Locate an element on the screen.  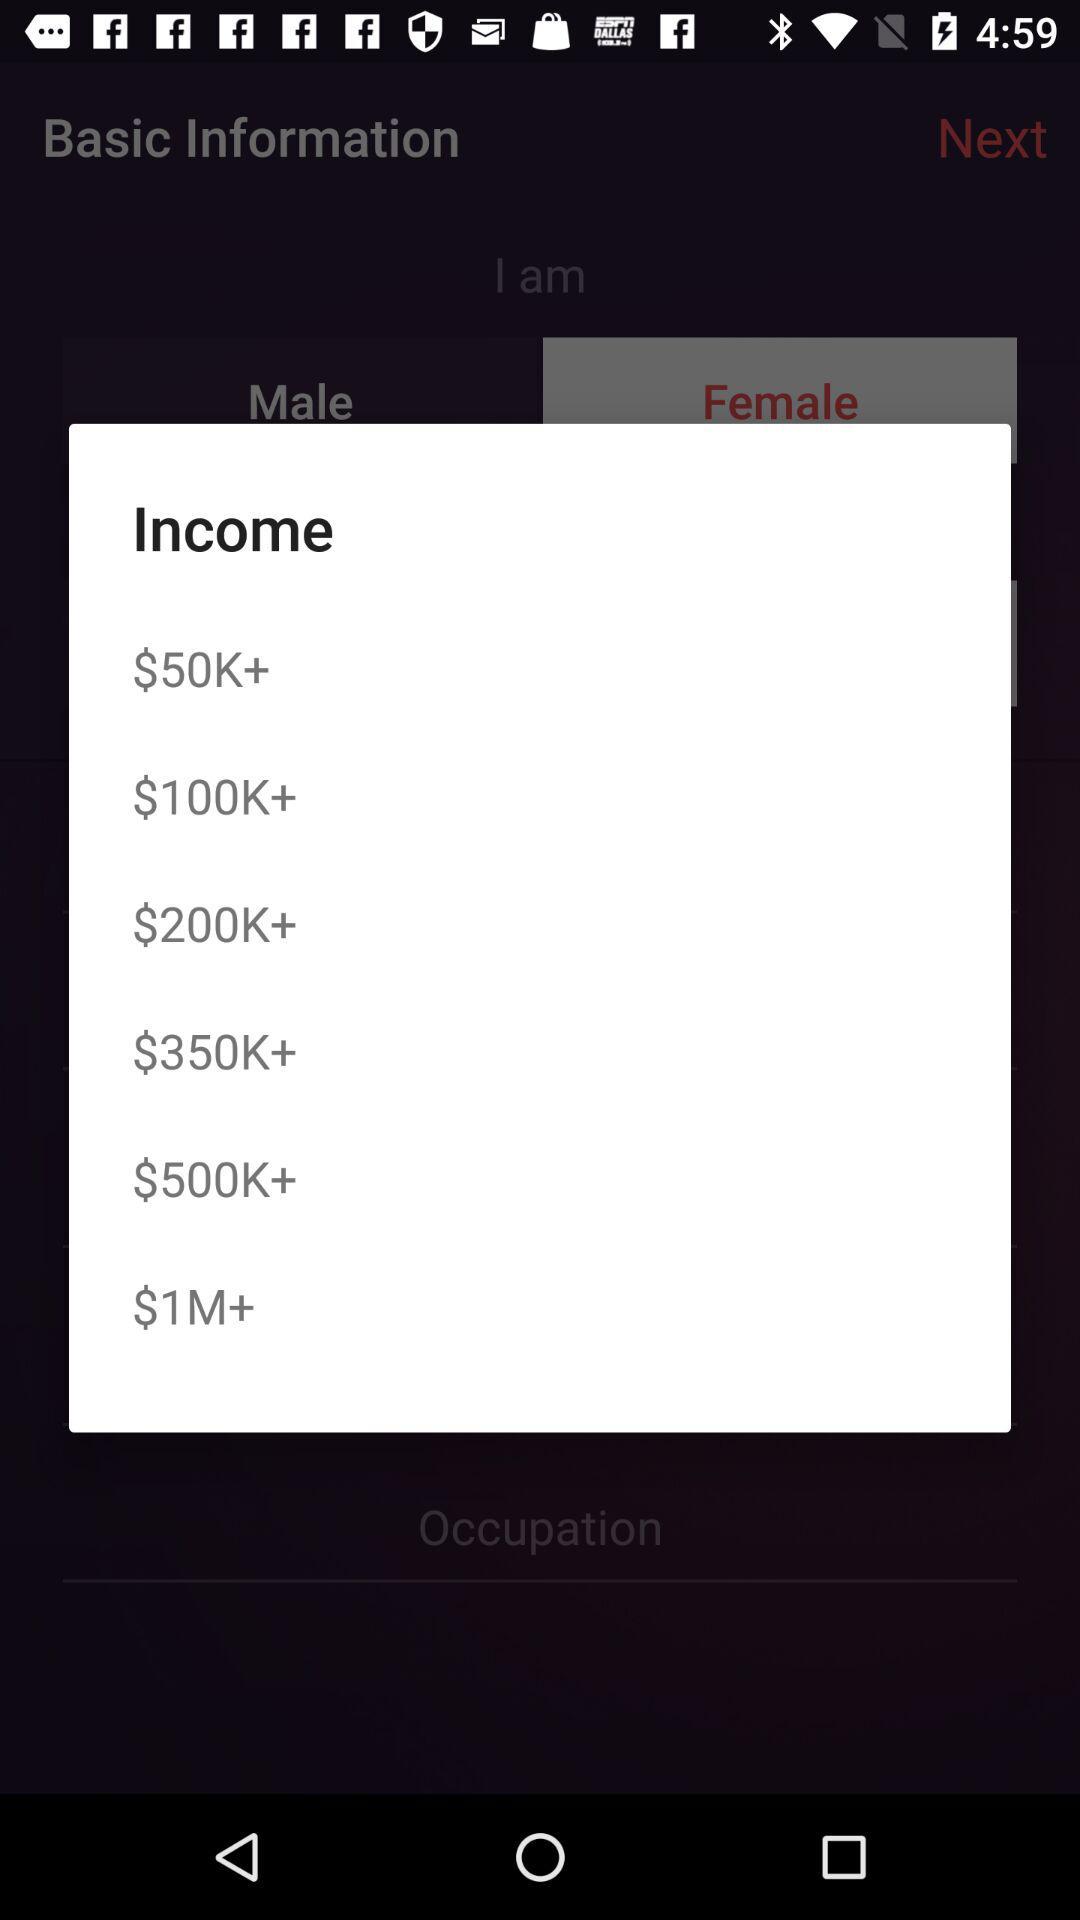
the icon above the $1m+ item is located at coordinates (214, 1178).